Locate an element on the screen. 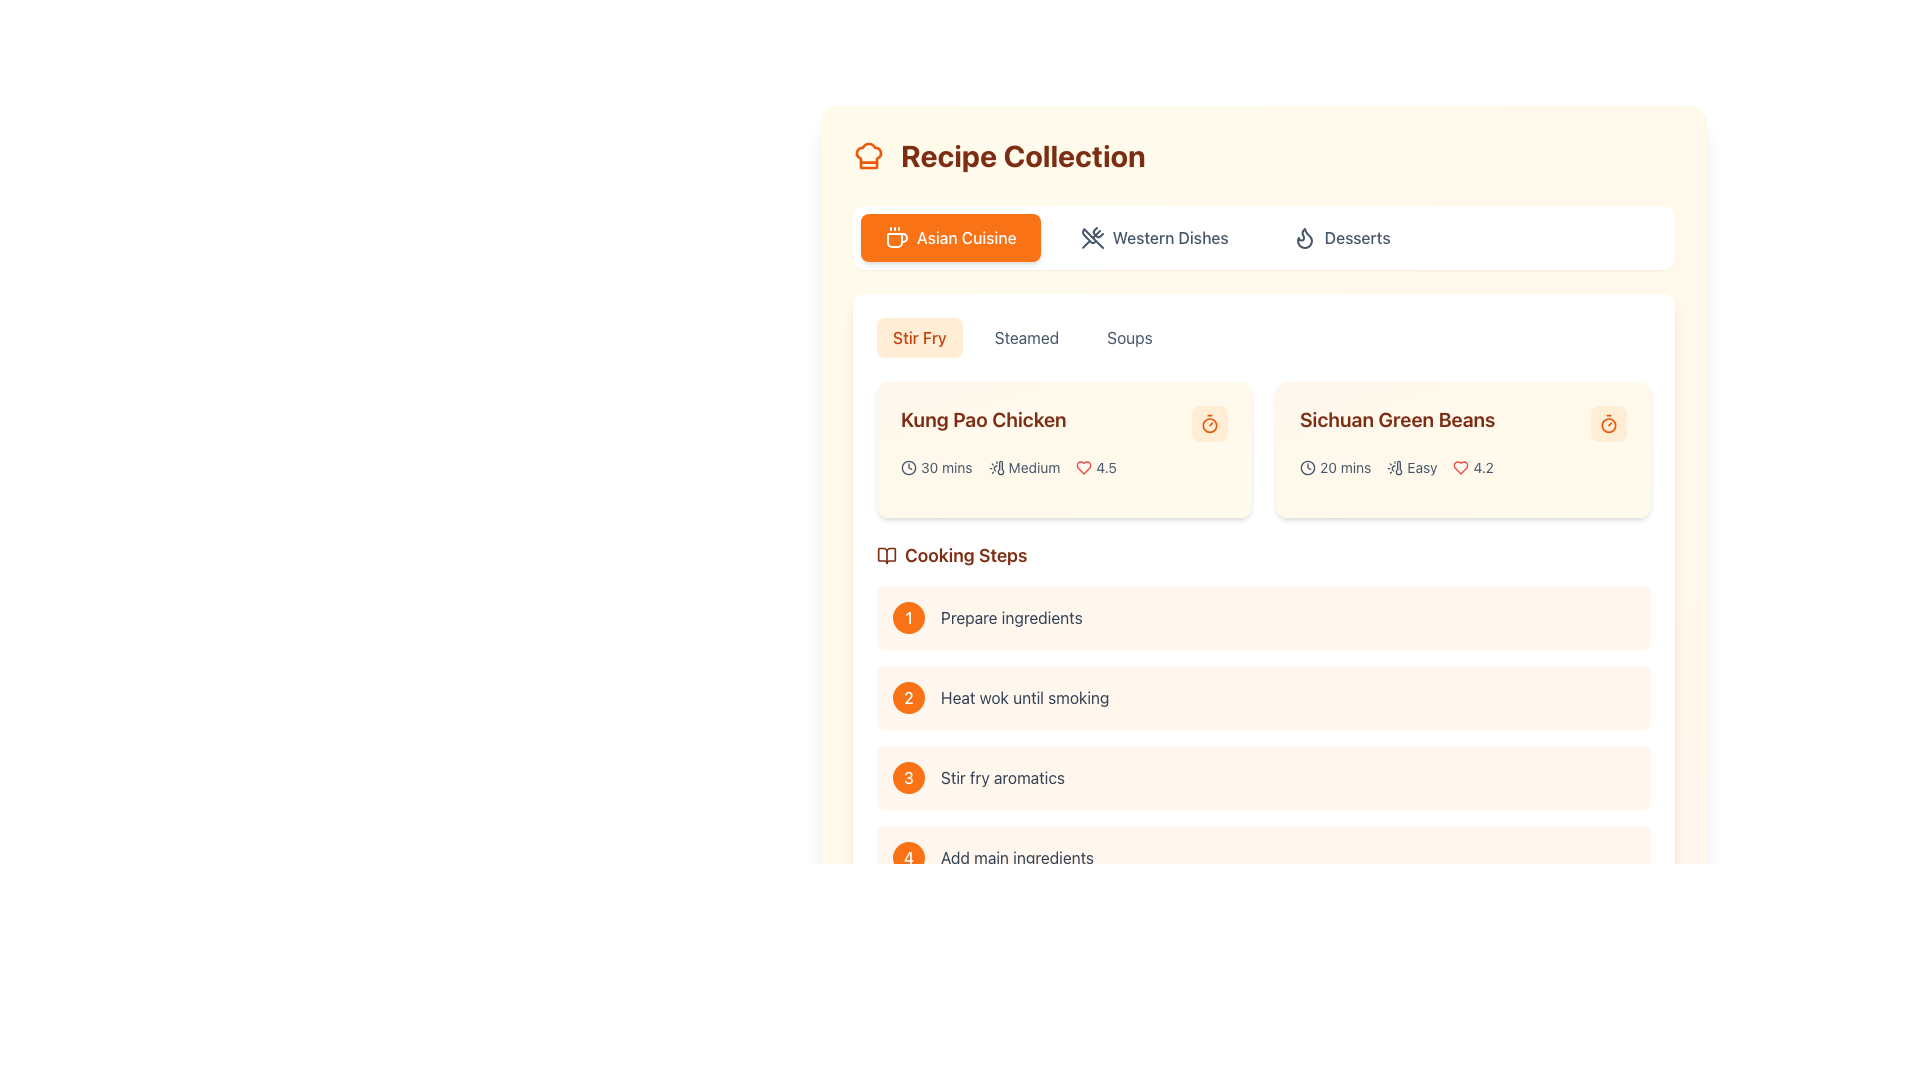 Image resolution: width=1920 pixels, height=1080 pixels. the title text label of the recipe card, which is centrally positioned at the top of the second recipe card in a horizontal list is located at coordinates (1463, 423).